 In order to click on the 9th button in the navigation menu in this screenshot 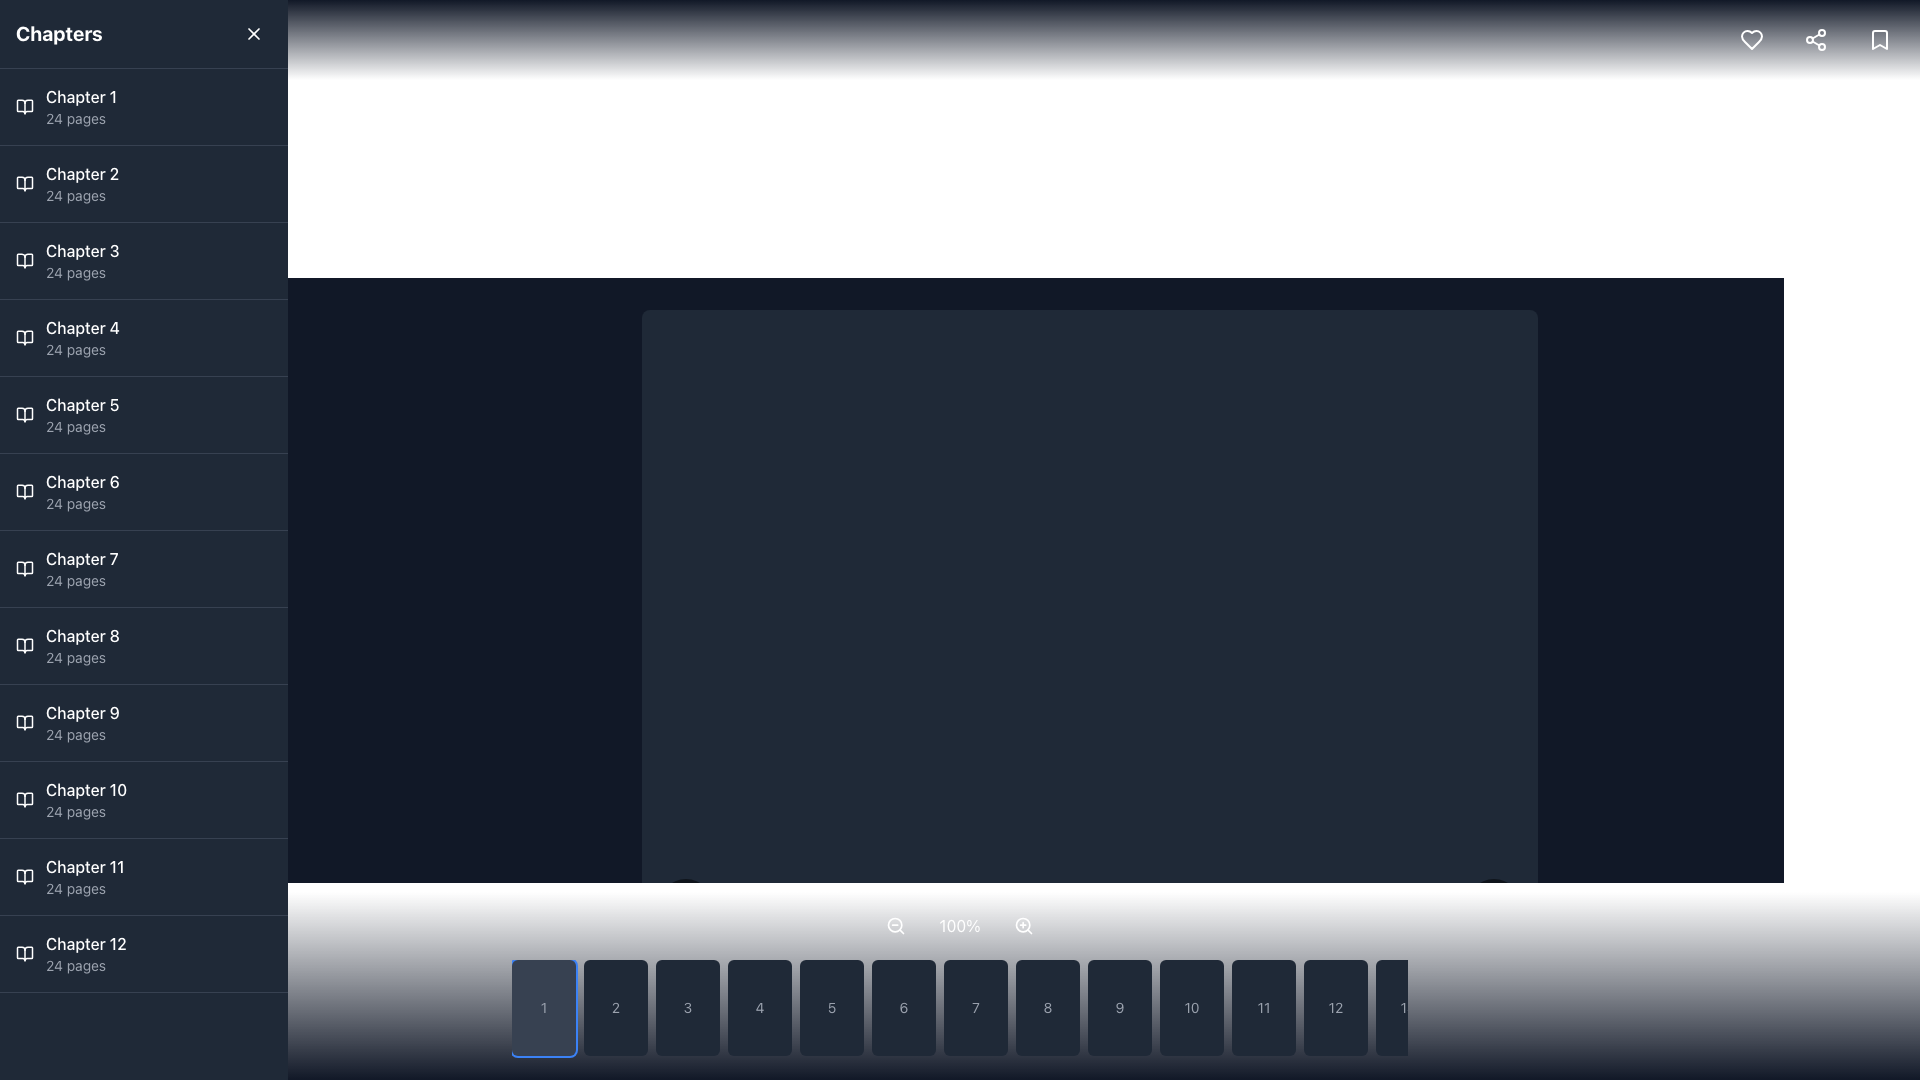, I will do `click(1118, 1007)`.